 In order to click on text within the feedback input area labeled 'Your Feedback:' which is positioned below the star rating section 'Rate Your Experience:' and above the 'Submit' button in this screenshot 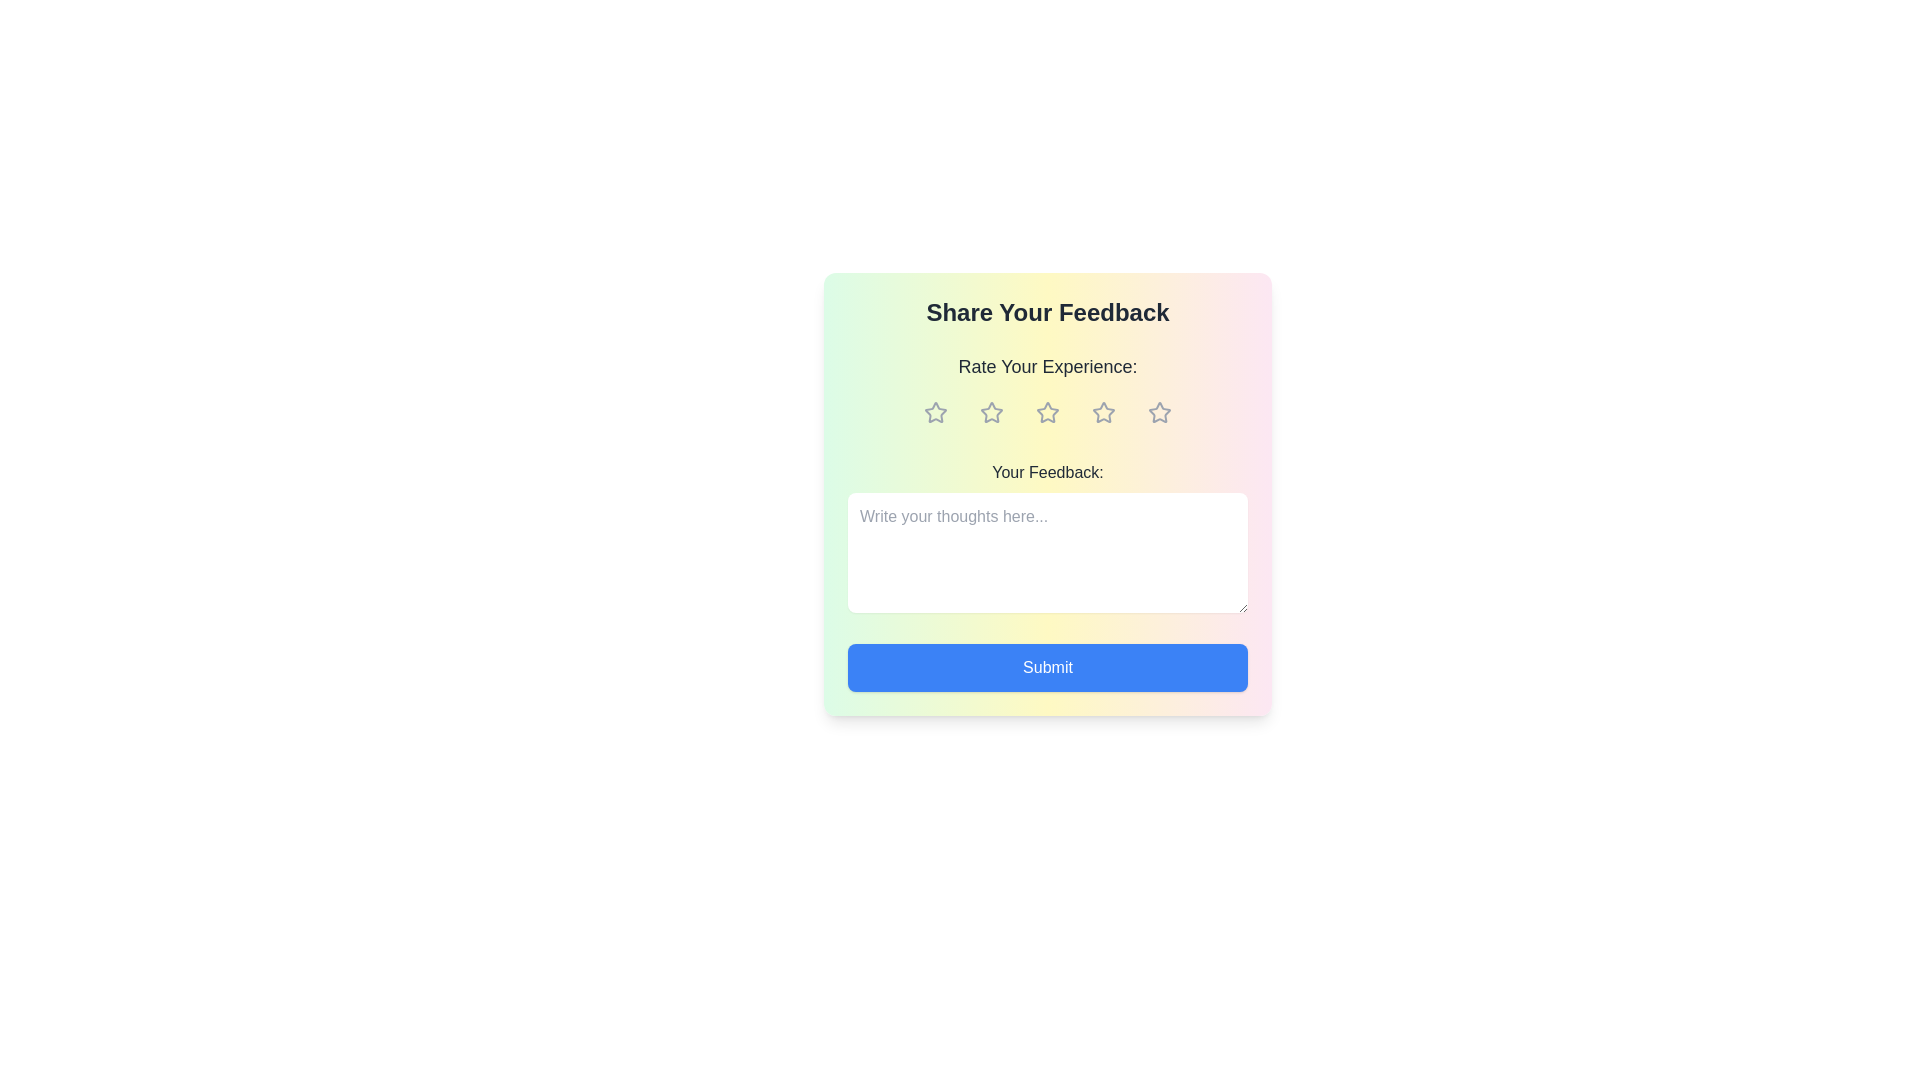, I will do `click(1046, 540)`.